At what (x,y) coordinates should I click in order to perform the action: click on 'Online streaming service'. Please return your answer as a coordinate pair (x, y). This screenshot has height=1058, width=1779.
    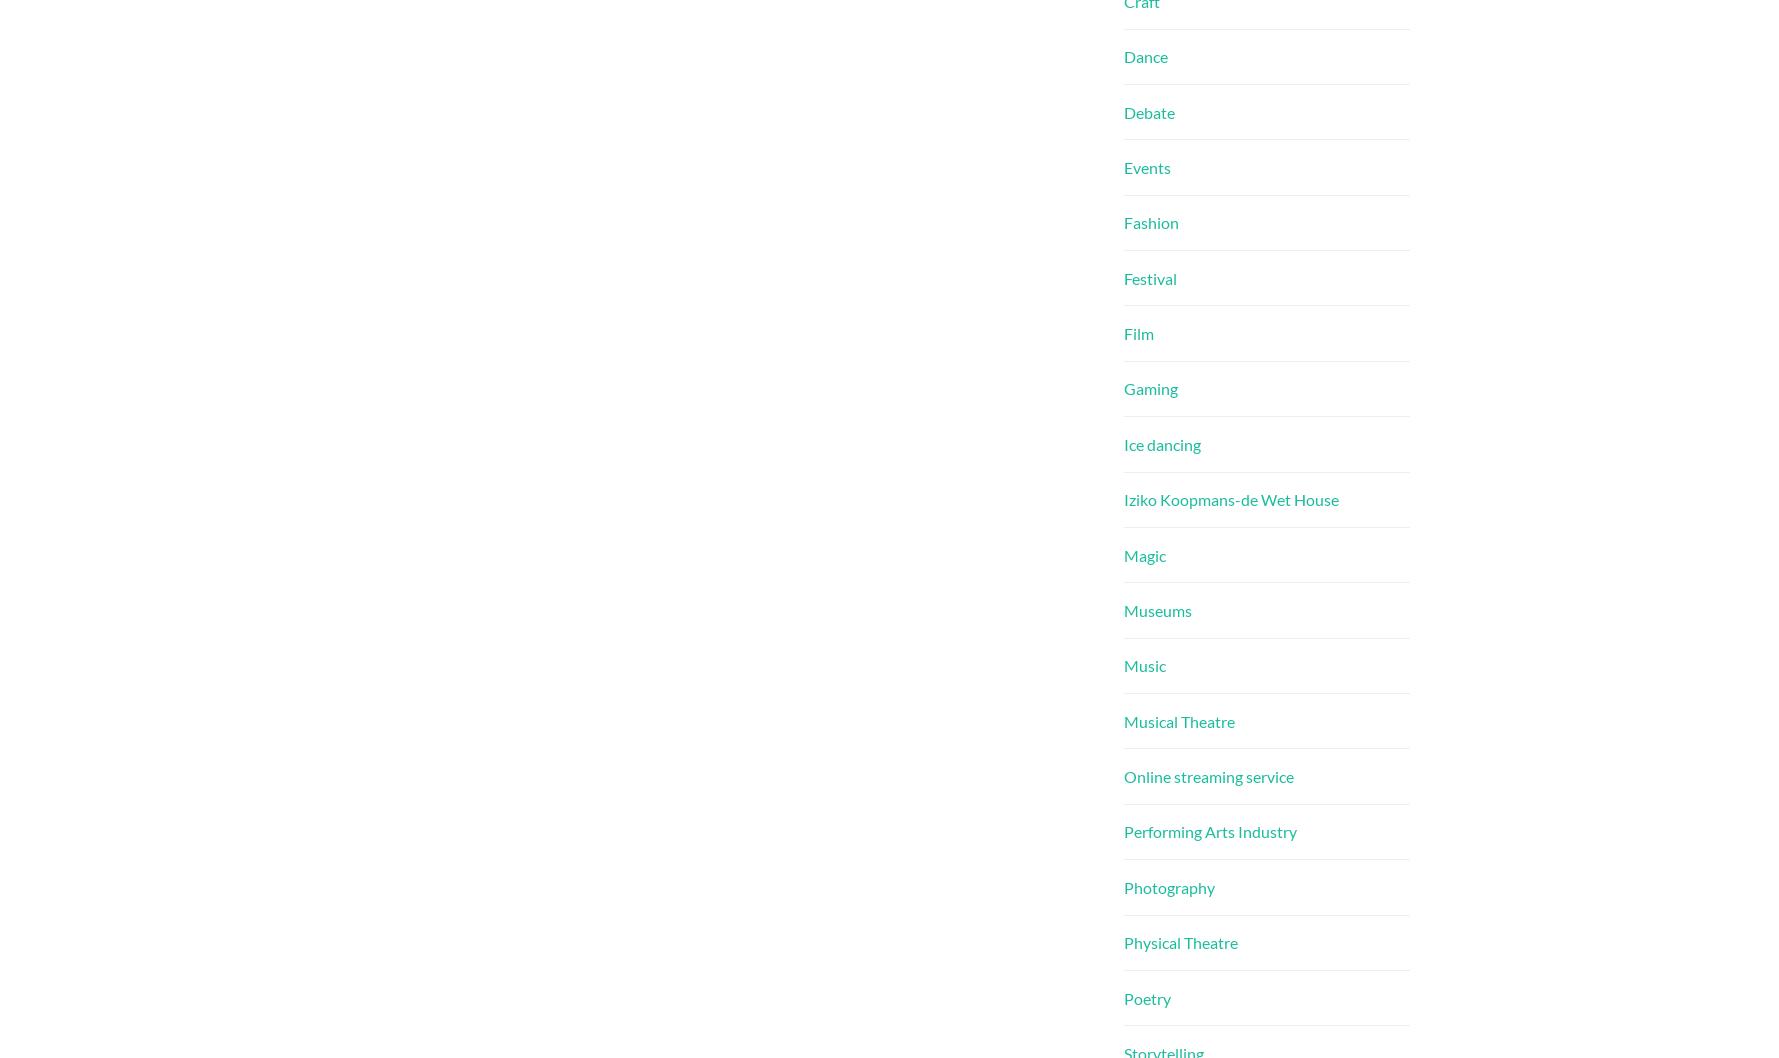
    Looking at the image, I should click on (1206, 776).